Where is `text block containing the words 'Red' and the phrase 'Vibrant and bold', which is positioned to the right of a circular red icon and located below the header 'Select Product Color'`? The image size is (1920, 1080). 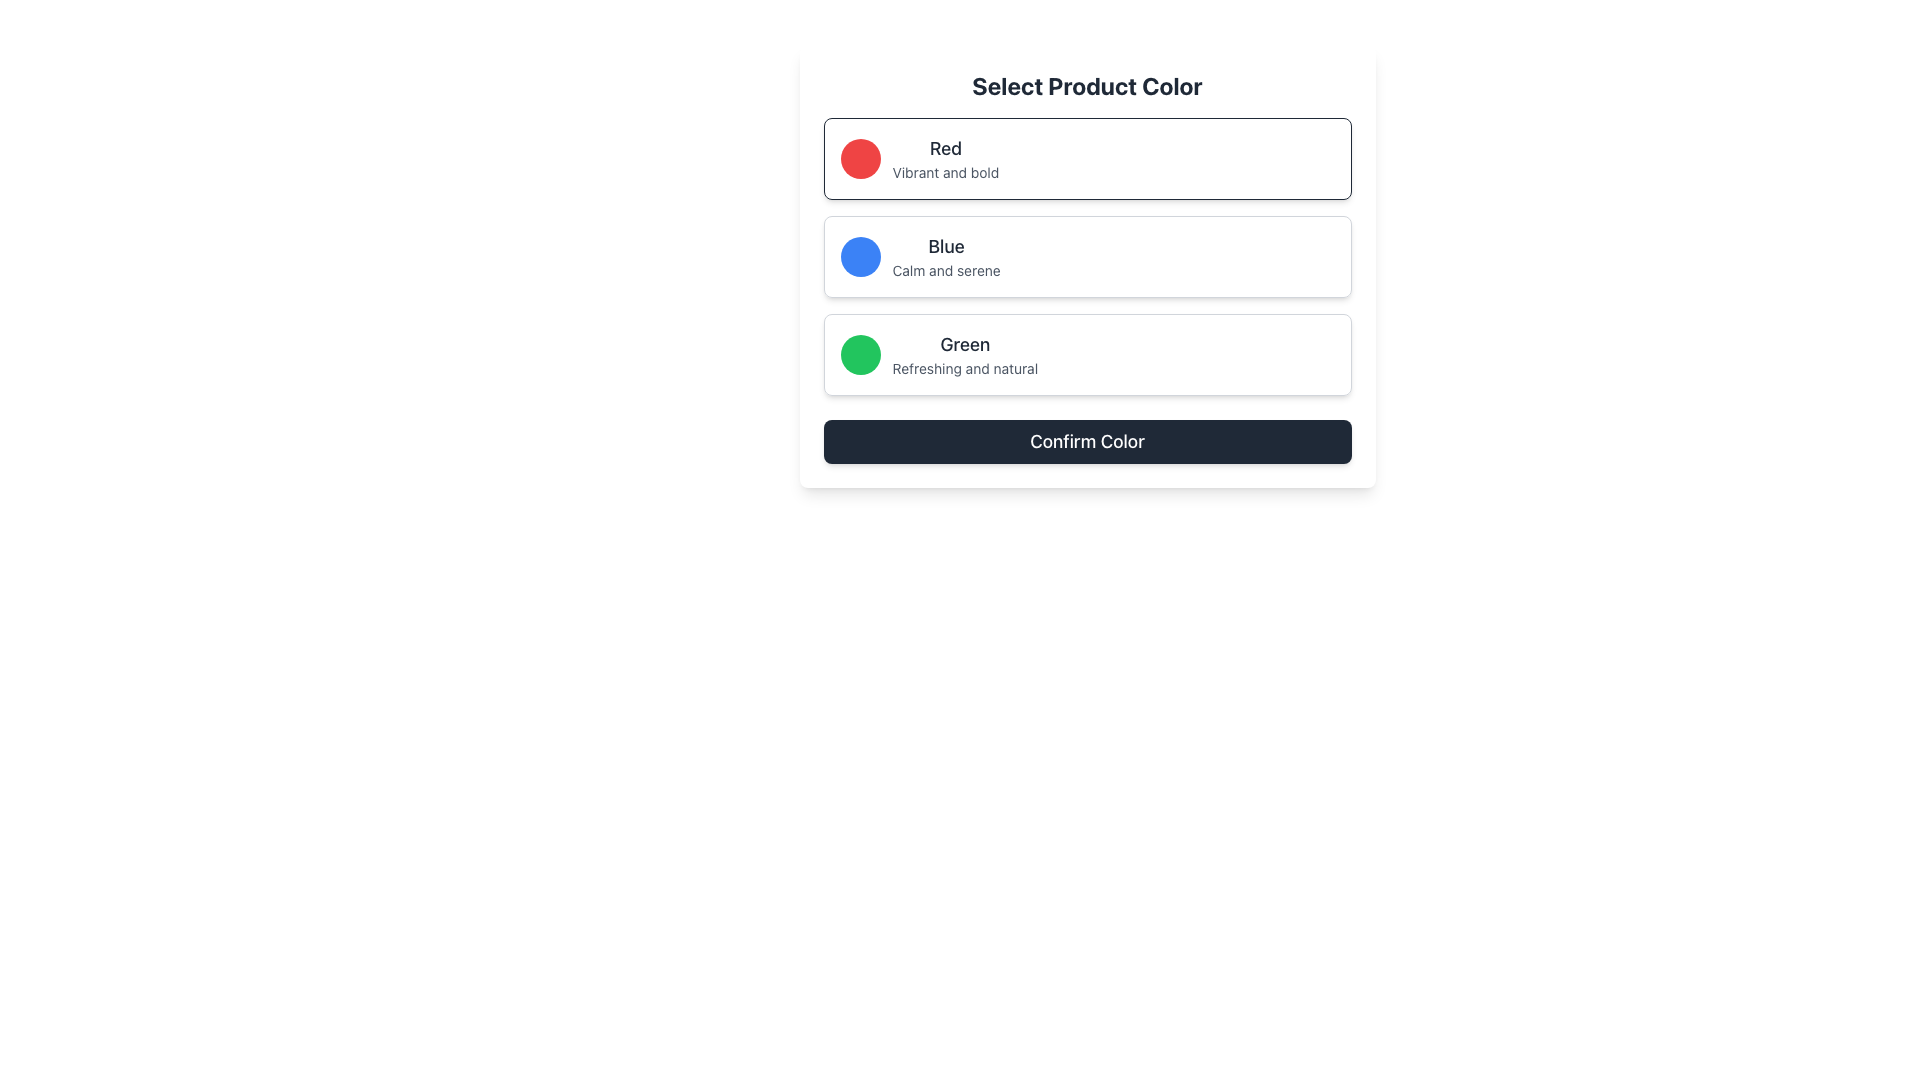
text block containing the words 'Red' and the phrase 'Vibrant and bold', which is positioned to the right of a circular red icon and located below the header 'Select Product Color' is located at coordinates (944, 157).